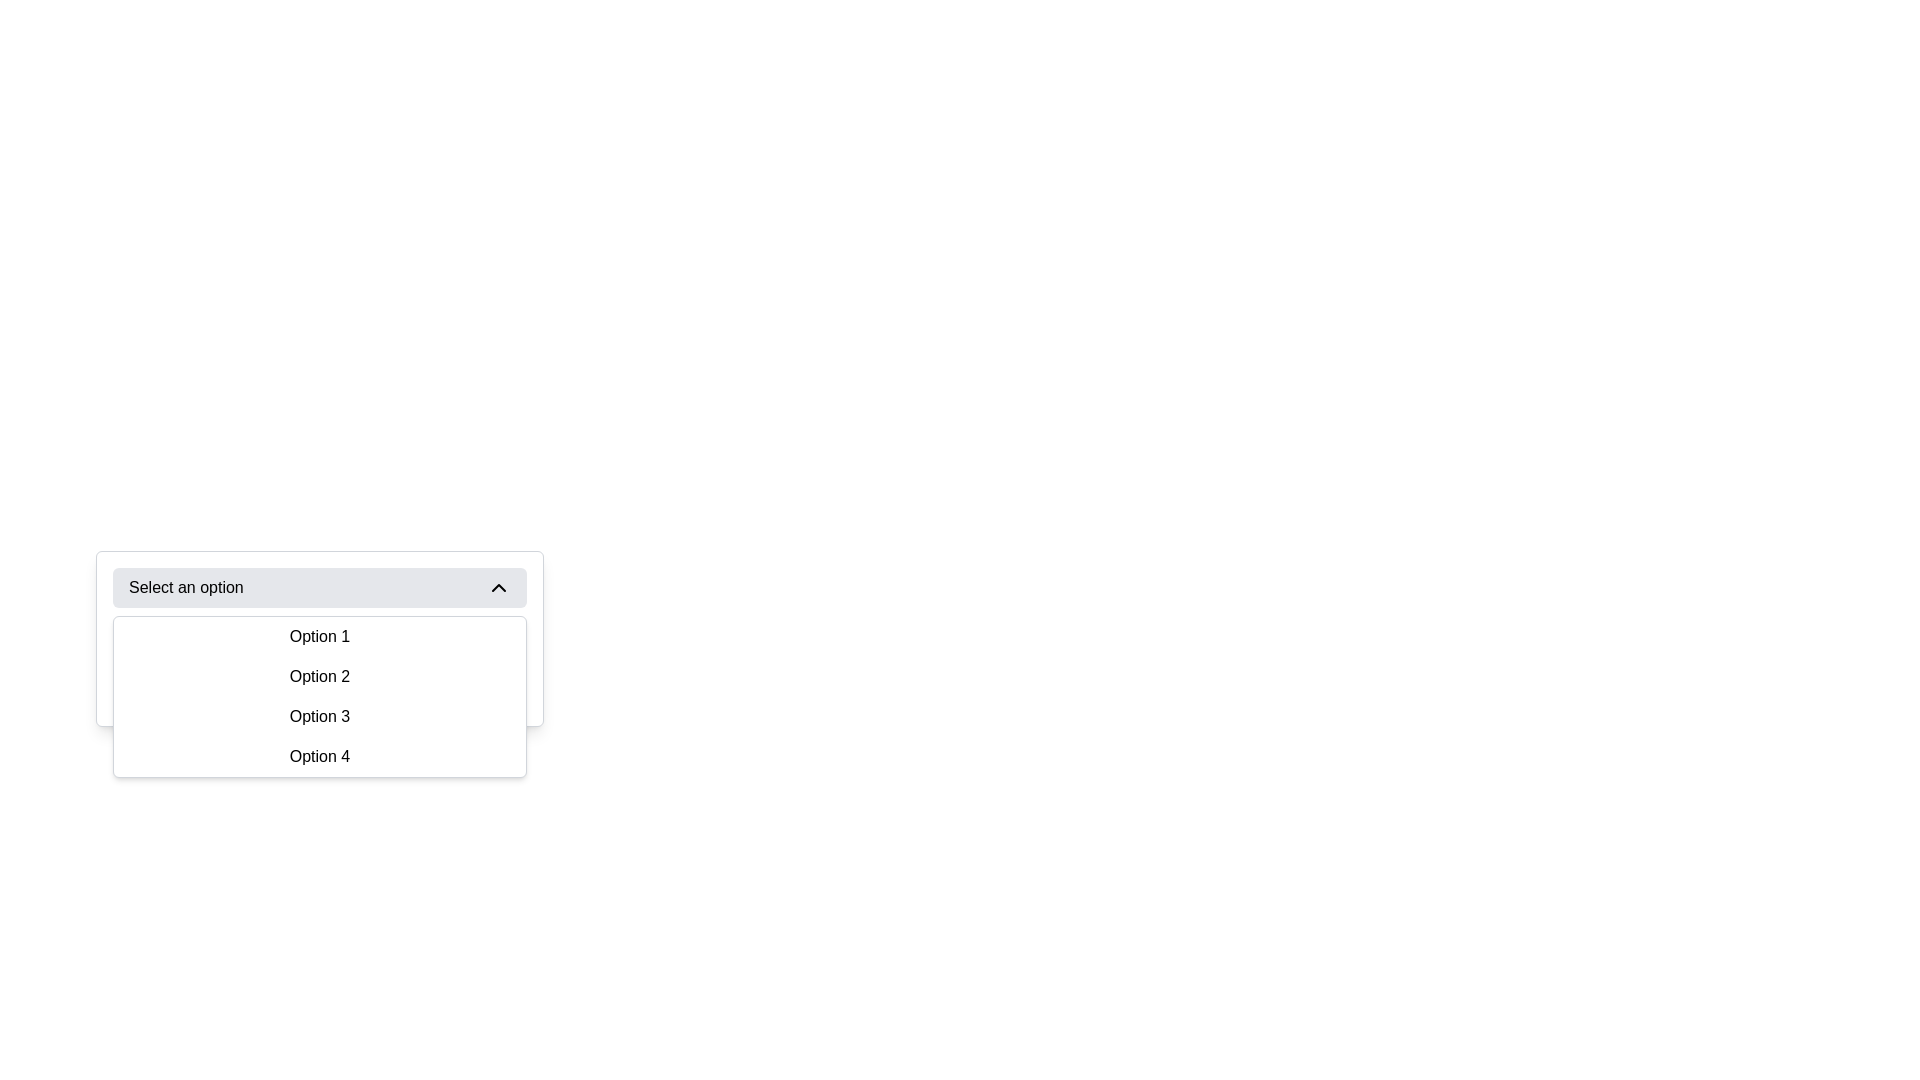 Image resolution: width=1920 pixels, height=1080 pixels. I want to click on the menu item displaying 'Option 4' in bold black font, so click(320, 756).